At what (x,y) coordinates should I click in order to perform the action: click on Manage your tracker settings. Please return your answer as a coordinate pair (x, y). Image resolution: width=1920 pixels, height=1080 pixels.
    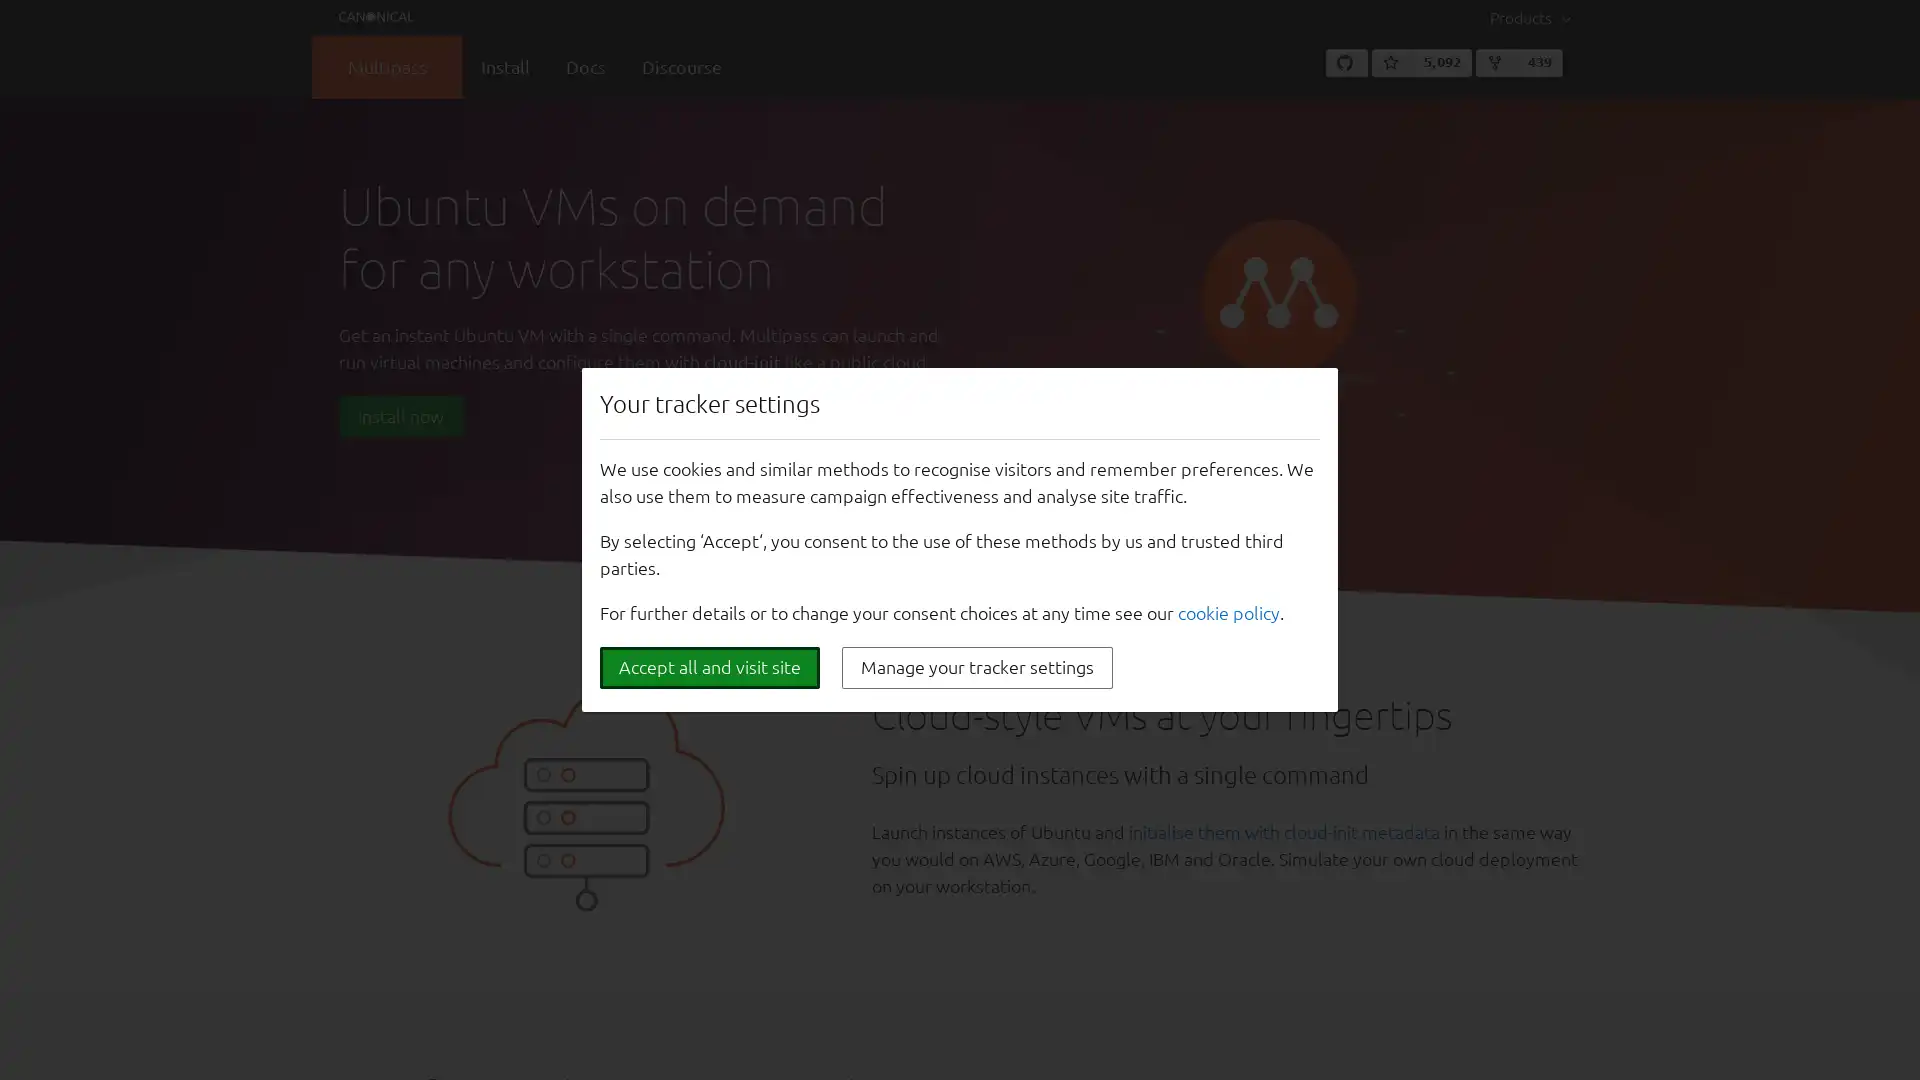
    Looking at the image, I should click on (977, 667).